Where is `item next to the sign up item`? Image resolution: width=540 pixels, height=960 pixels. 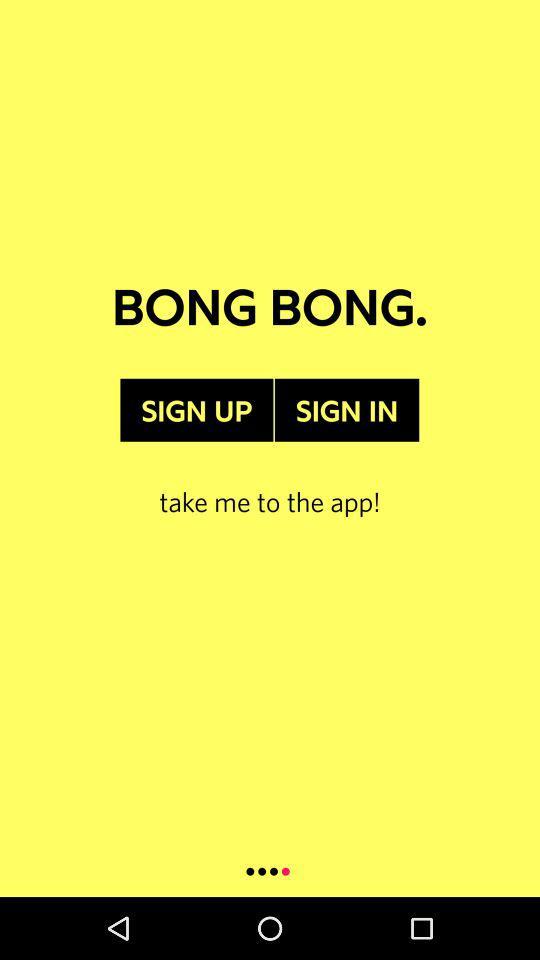
item next to the sign up item is located at coordinates (346, 409).